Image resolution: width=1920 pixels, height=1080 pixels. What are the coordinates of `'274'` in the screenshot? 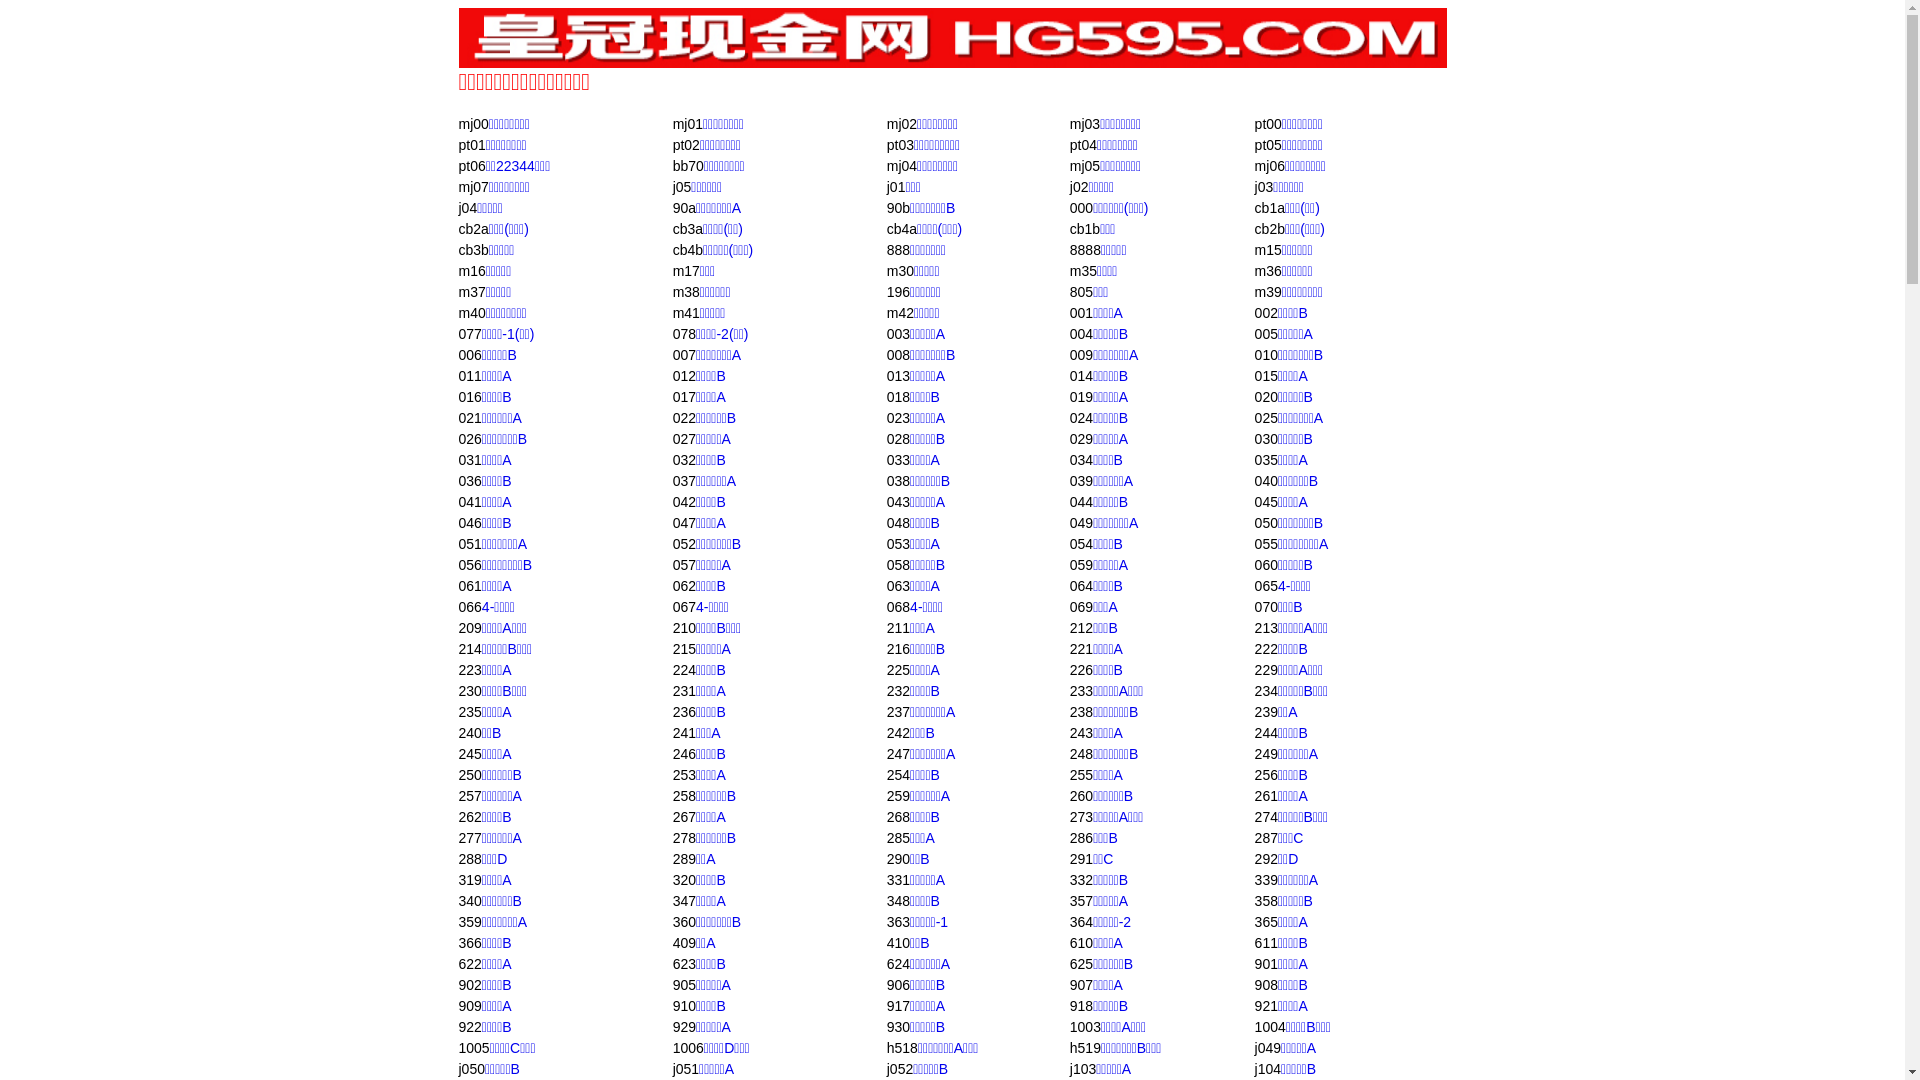 It's located at (1253, 817).